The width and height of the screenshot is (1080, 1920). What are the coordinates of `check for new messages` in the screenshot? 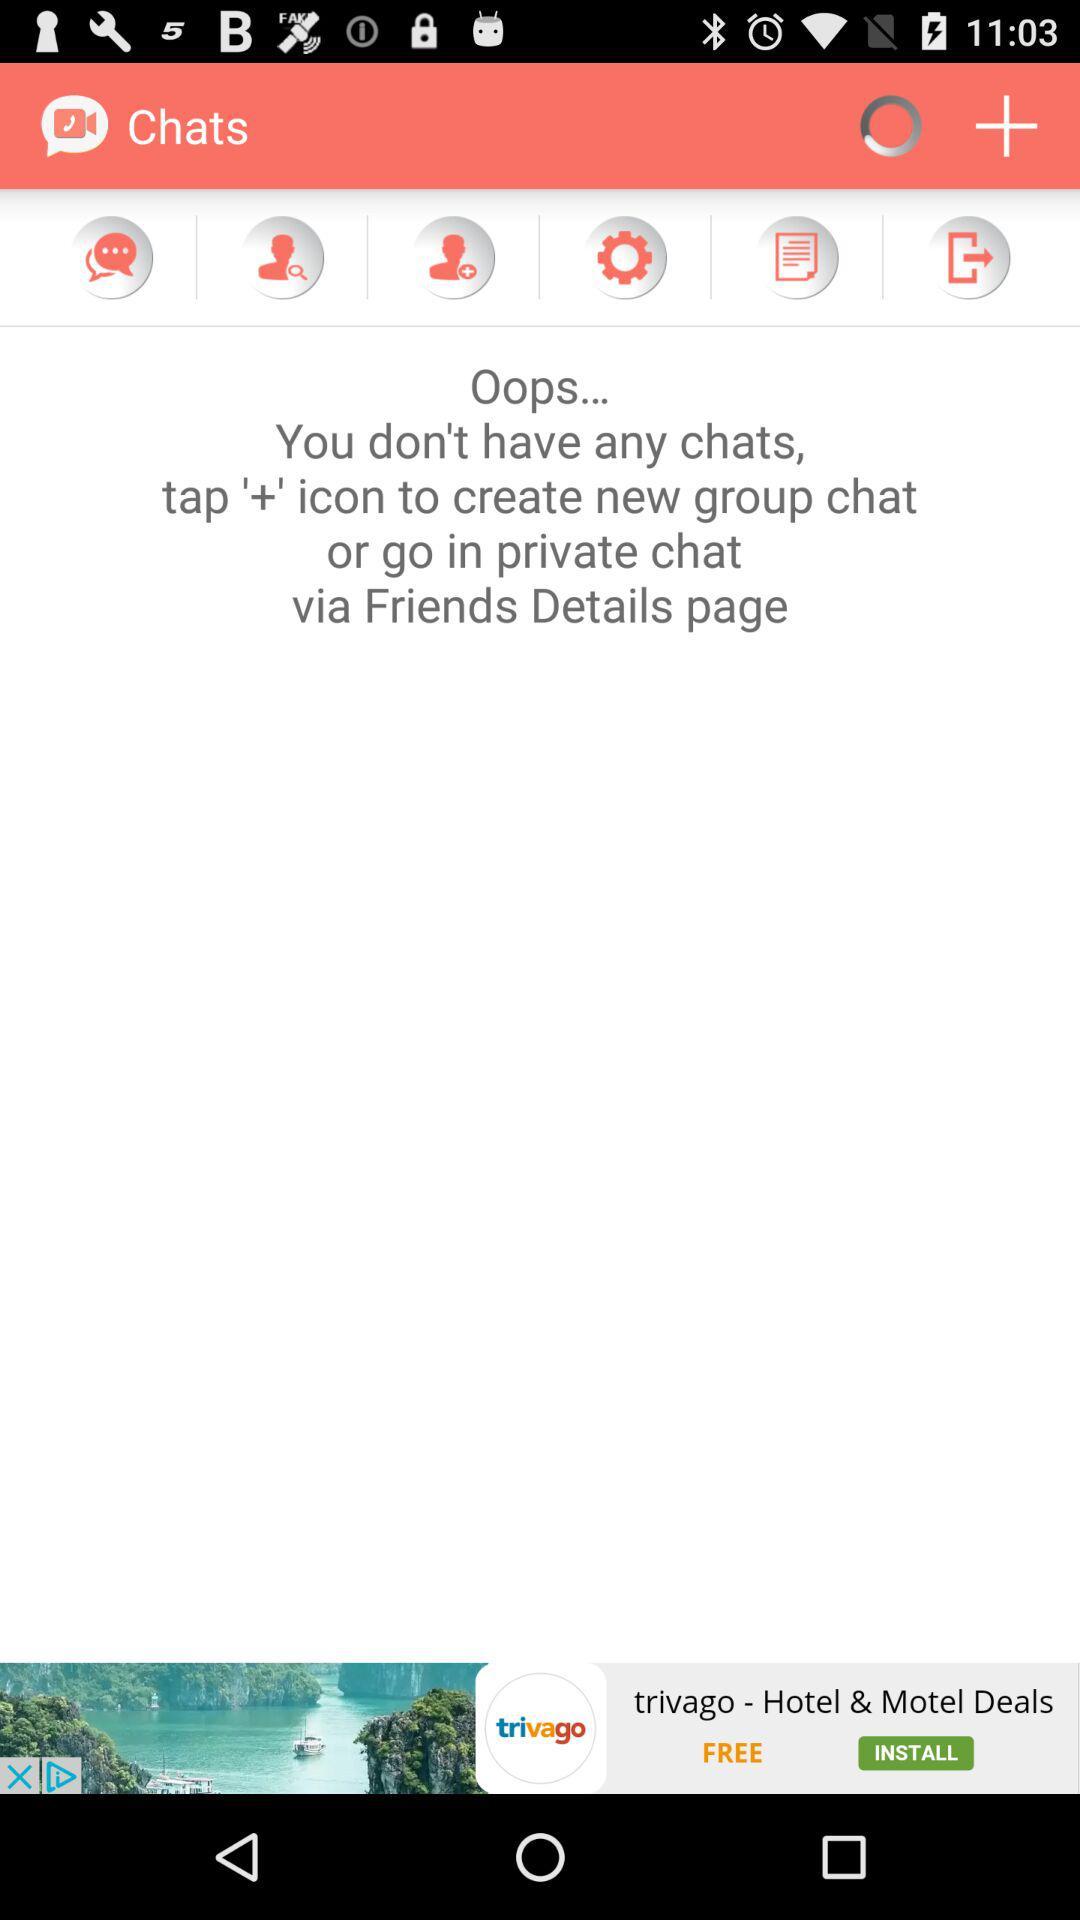 It's located at (111, 256).